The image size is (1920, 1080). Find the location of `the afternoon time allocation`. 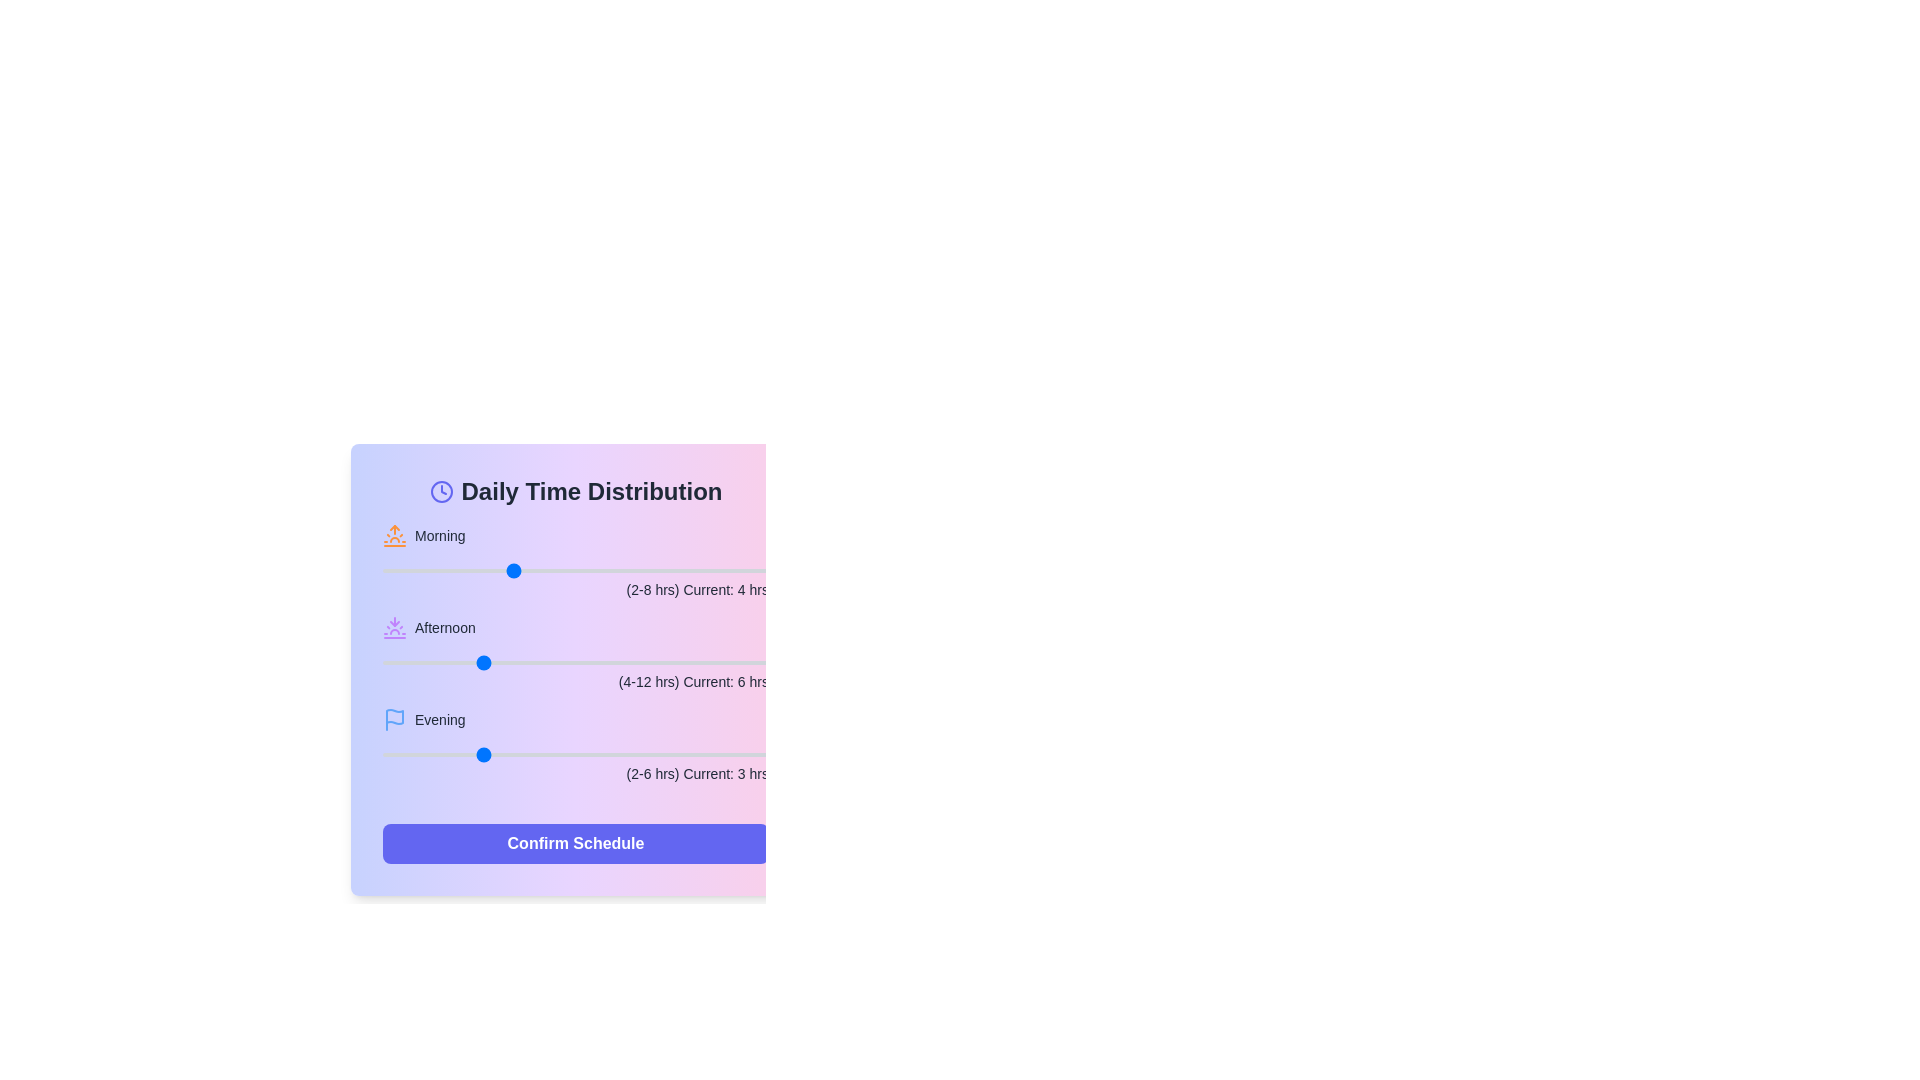

the afternoon time allocation is located at coordinates (527, 663).